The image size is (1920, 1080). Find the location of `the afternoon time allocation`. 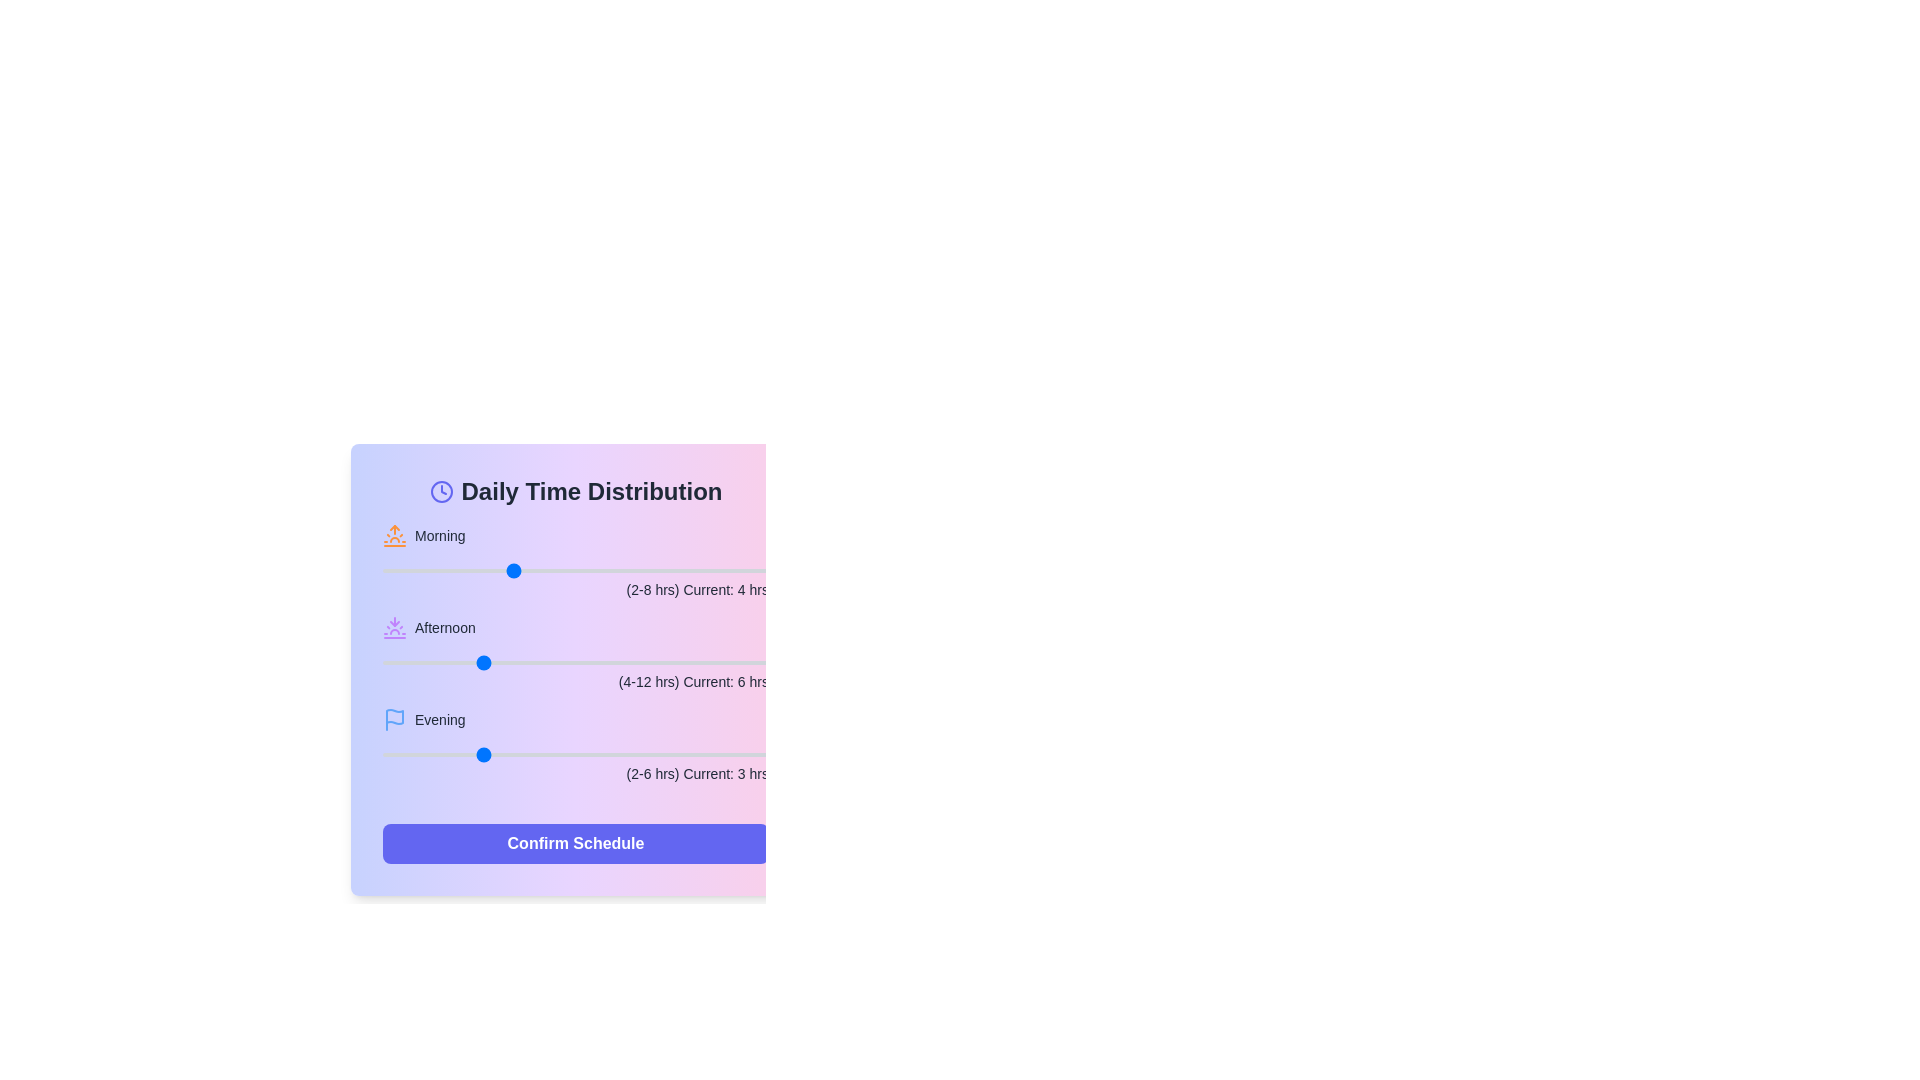

the afternoon time allocation is located at coordinates (527, 663).